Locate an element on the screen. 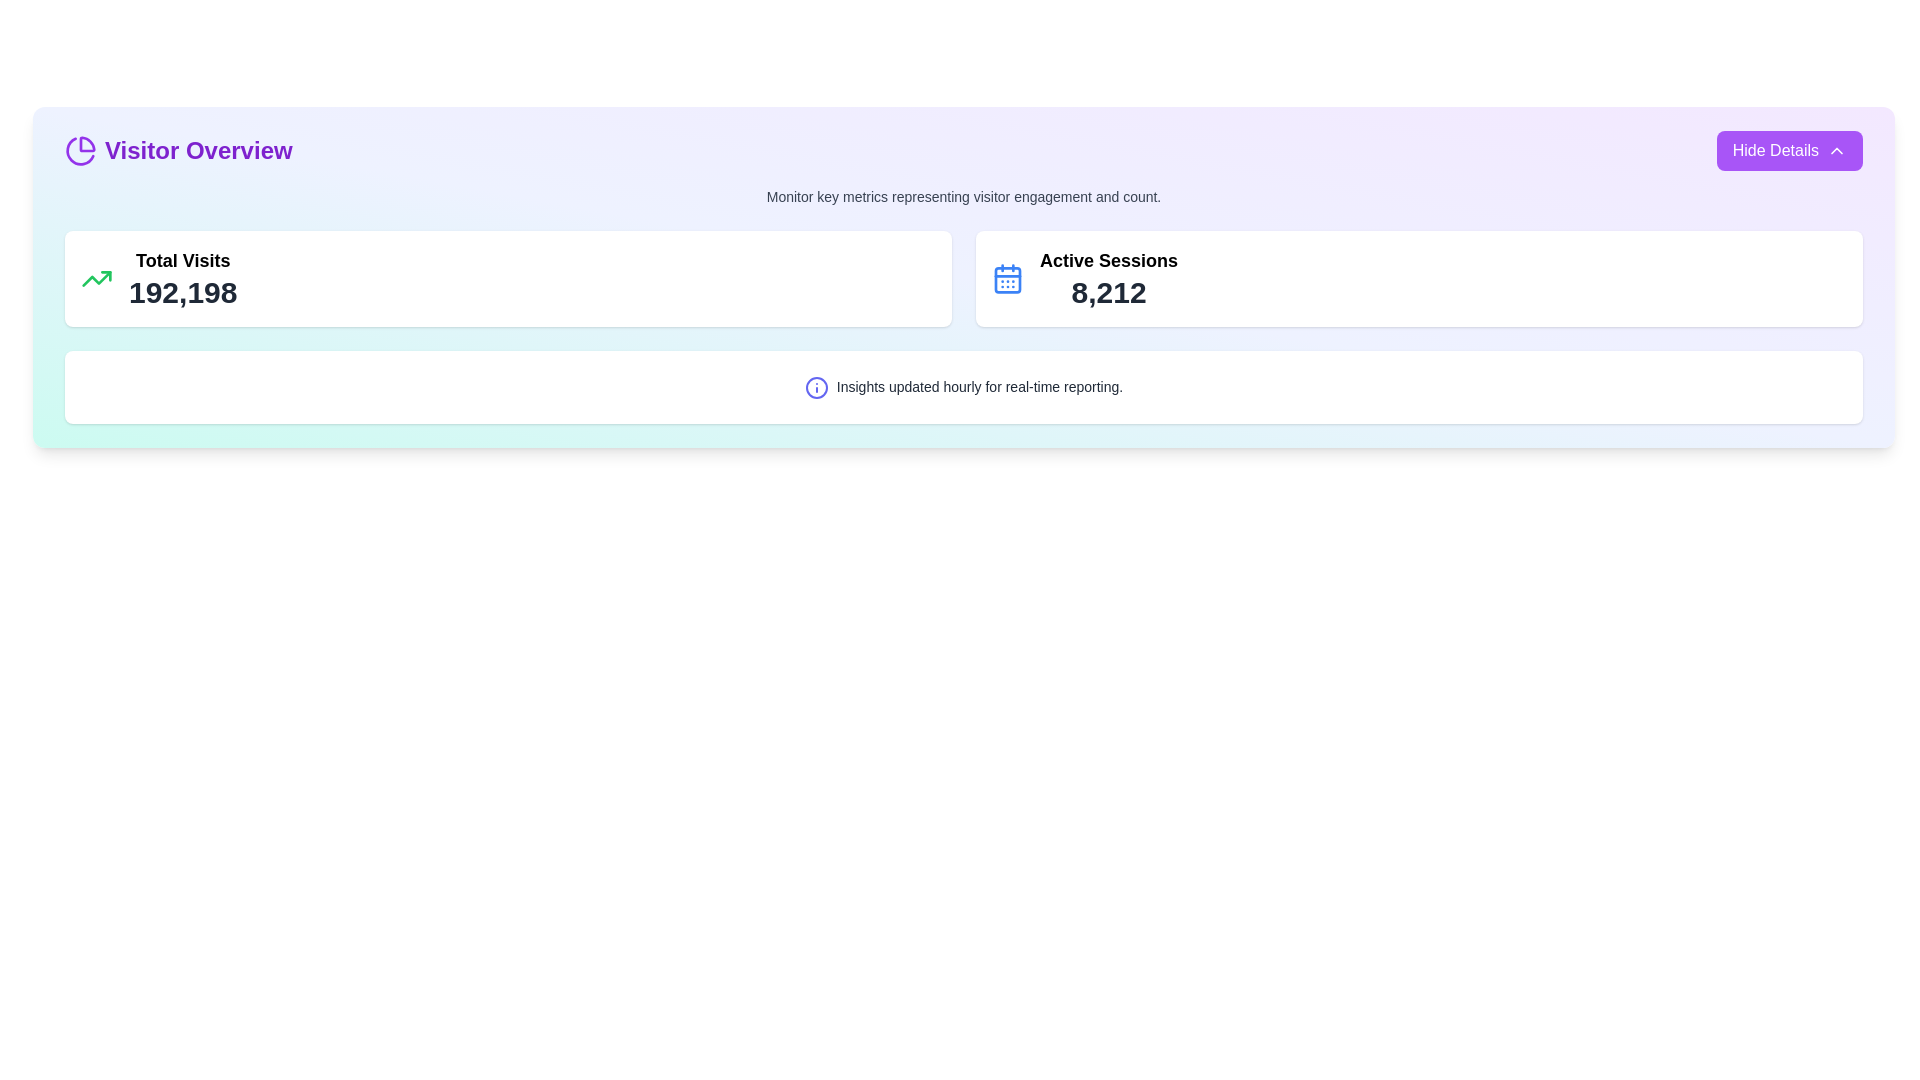 Image resolution: width=1920 pixels, height=1080 pixels. the calendar icon's interactive area represented is located at coordinates (1008, 280).